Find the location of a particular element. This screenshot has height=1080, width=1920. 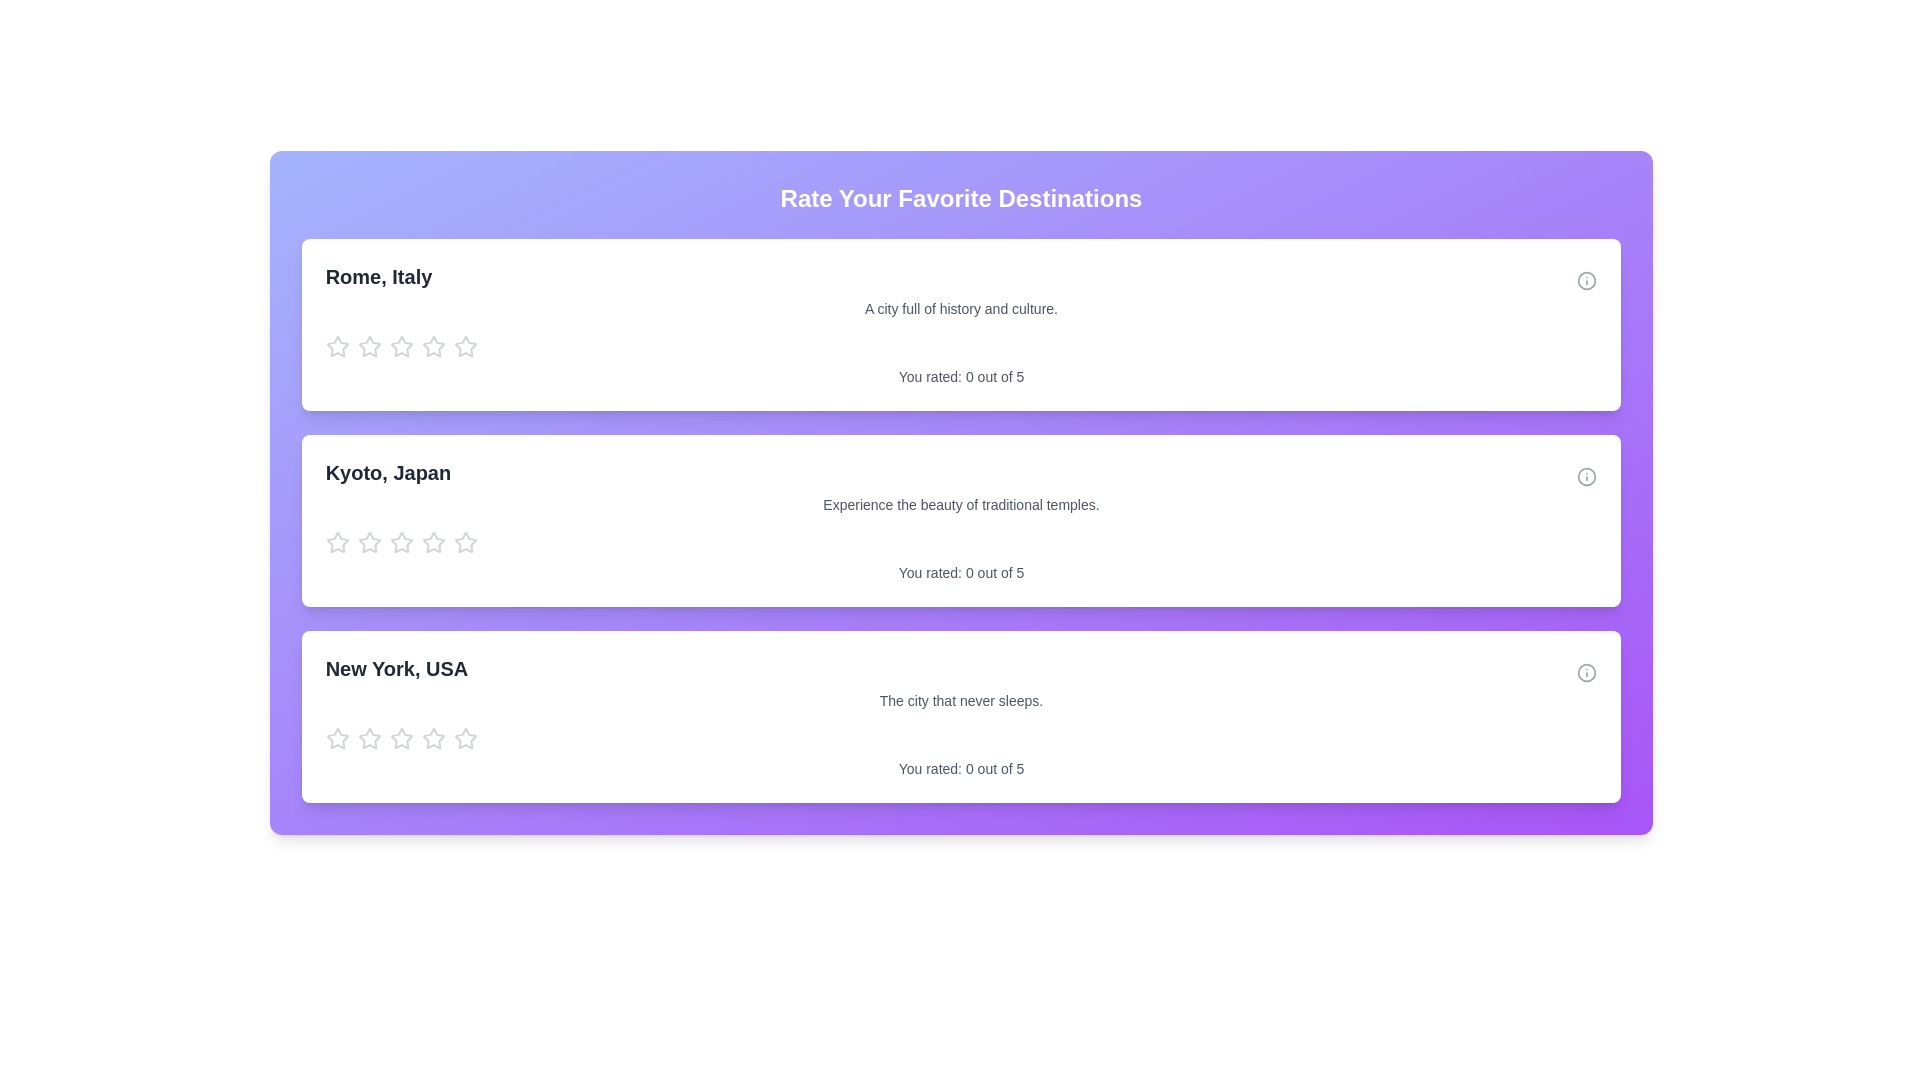

the first star icon in the rating system for 'Rome, Italy', which changes color from gray to yellow when hovered over is located at coordinates (337, 346).